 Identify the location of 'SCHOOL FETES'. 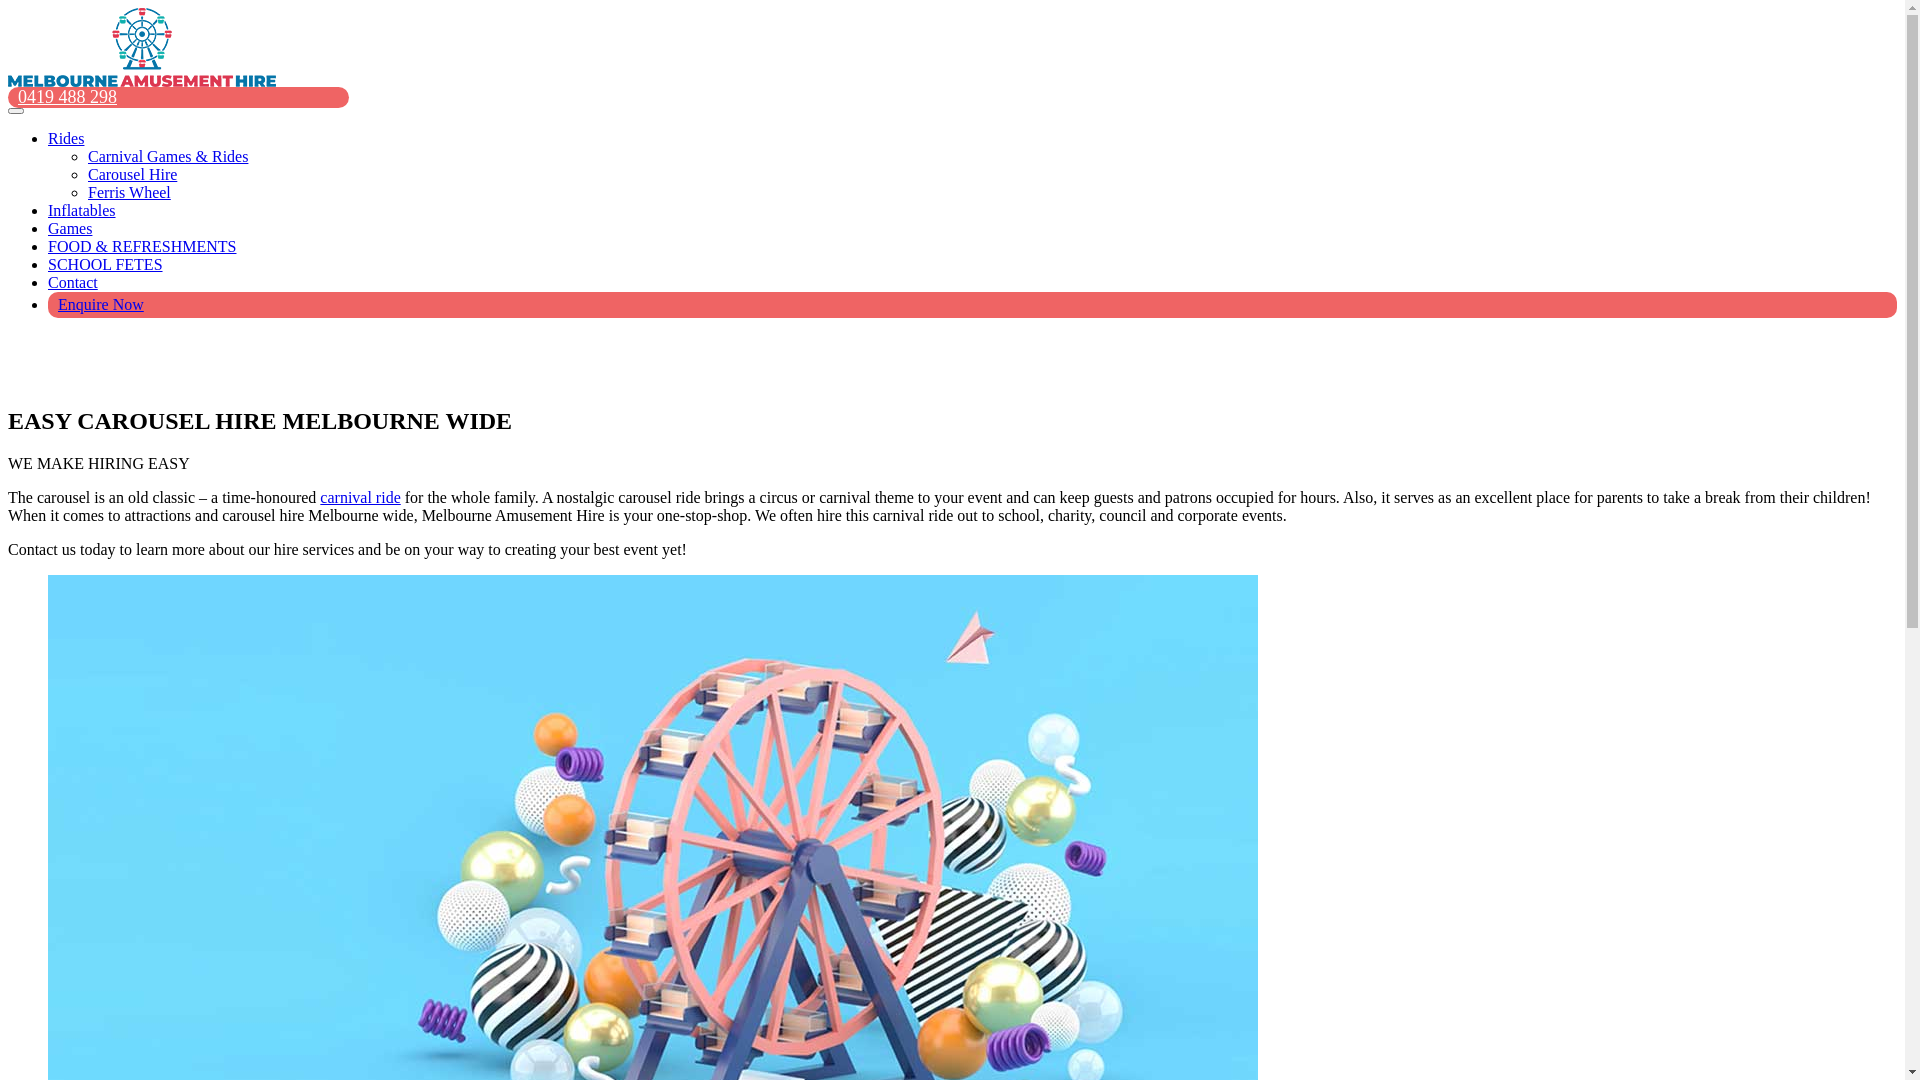
(48, 263).